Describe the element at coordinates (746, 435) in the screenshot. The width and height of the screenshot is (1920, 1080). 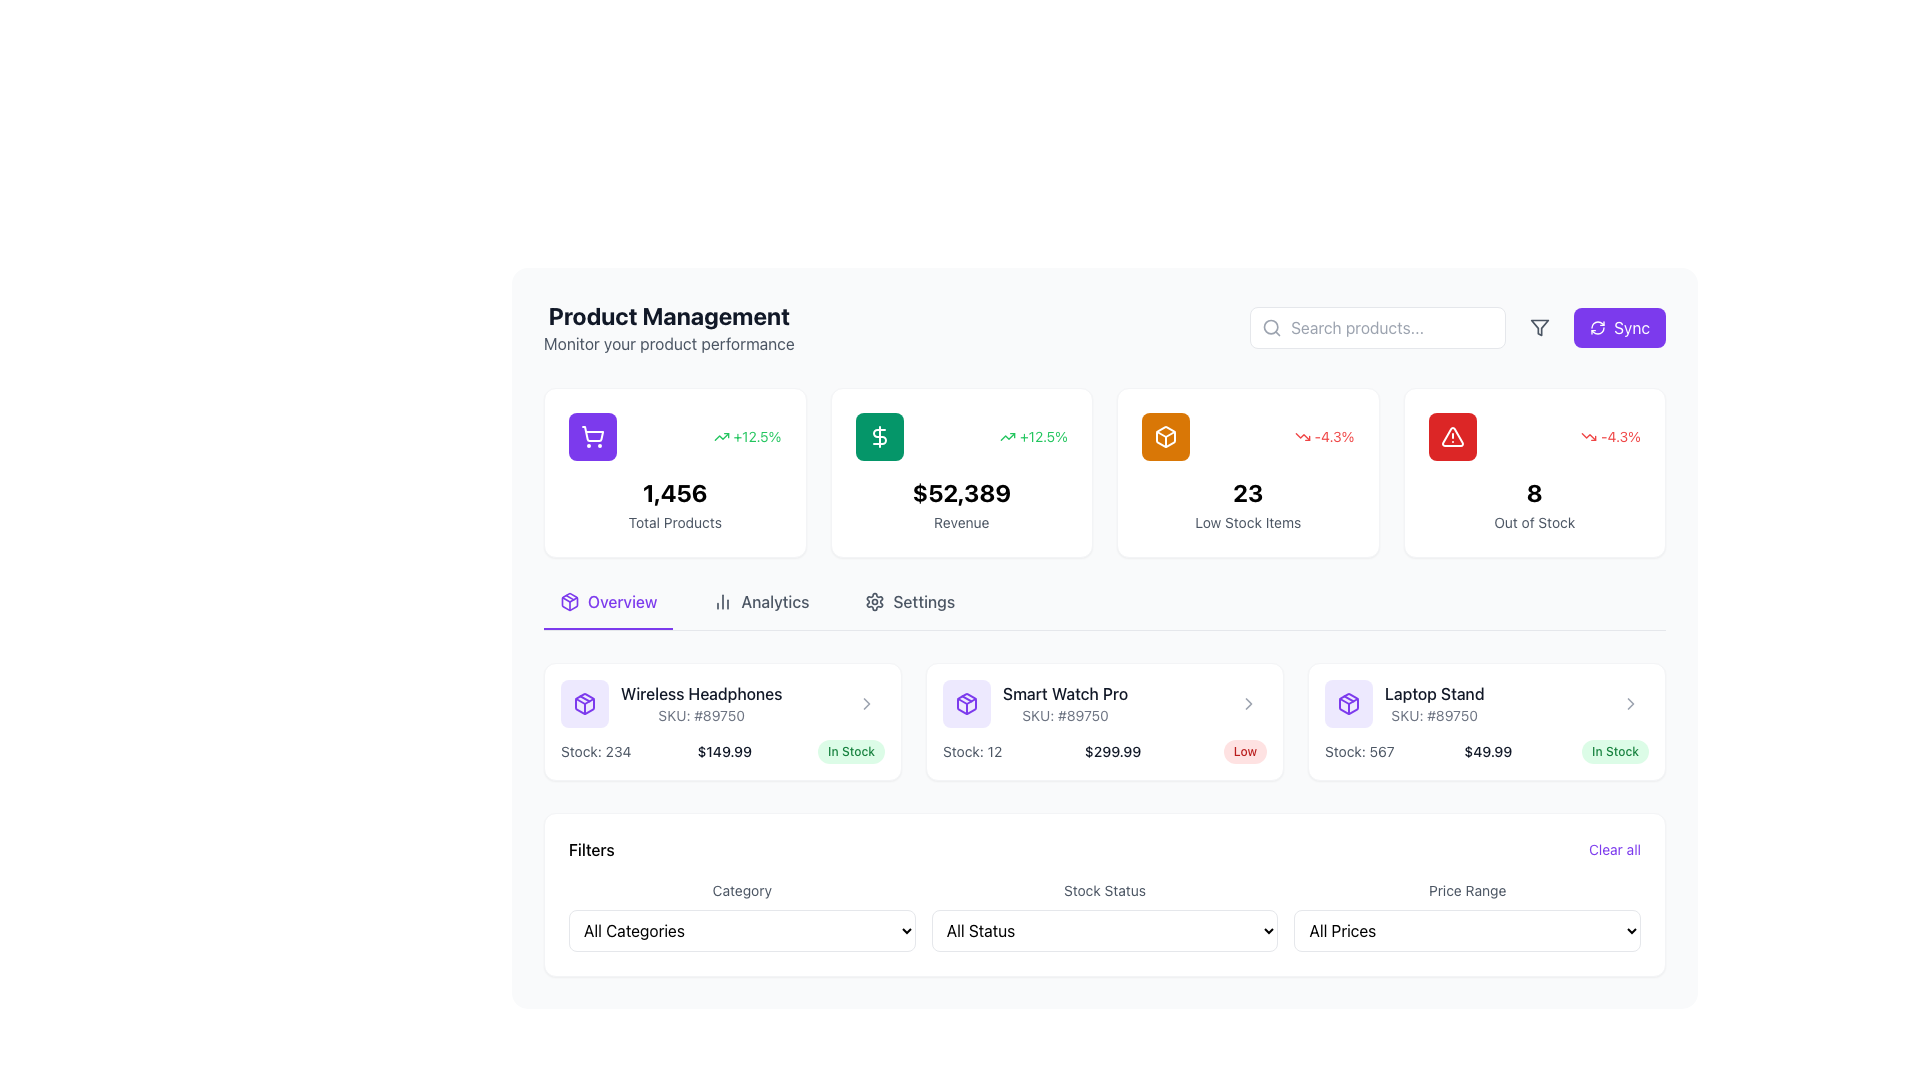
I see `the green Static Text Label that displays the percentage change in revenue, specifically showing '+12.5%', located in the top row of metrics within the 'Revenue' card` at that location.